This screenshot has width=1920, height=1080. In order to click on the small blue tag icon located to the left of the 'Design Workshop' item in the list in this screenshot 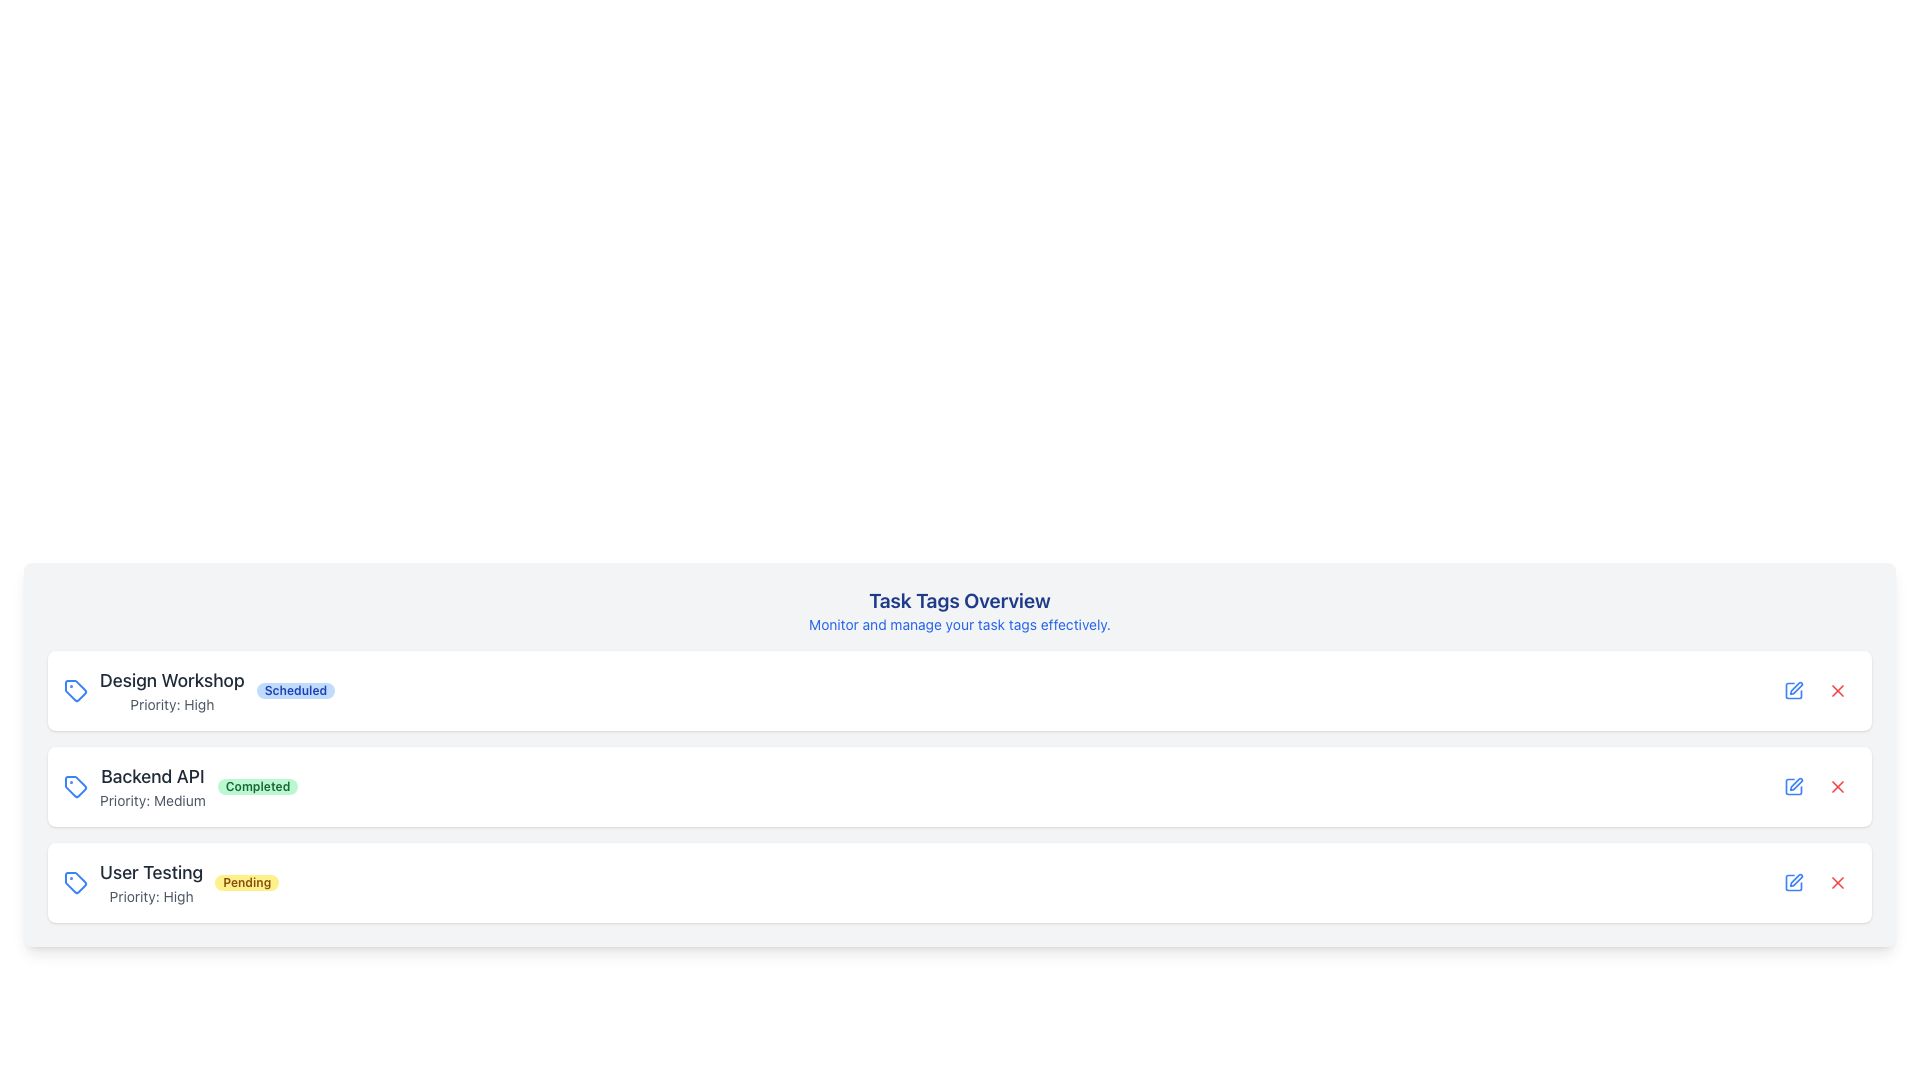, I will do `click(76, 689)`.